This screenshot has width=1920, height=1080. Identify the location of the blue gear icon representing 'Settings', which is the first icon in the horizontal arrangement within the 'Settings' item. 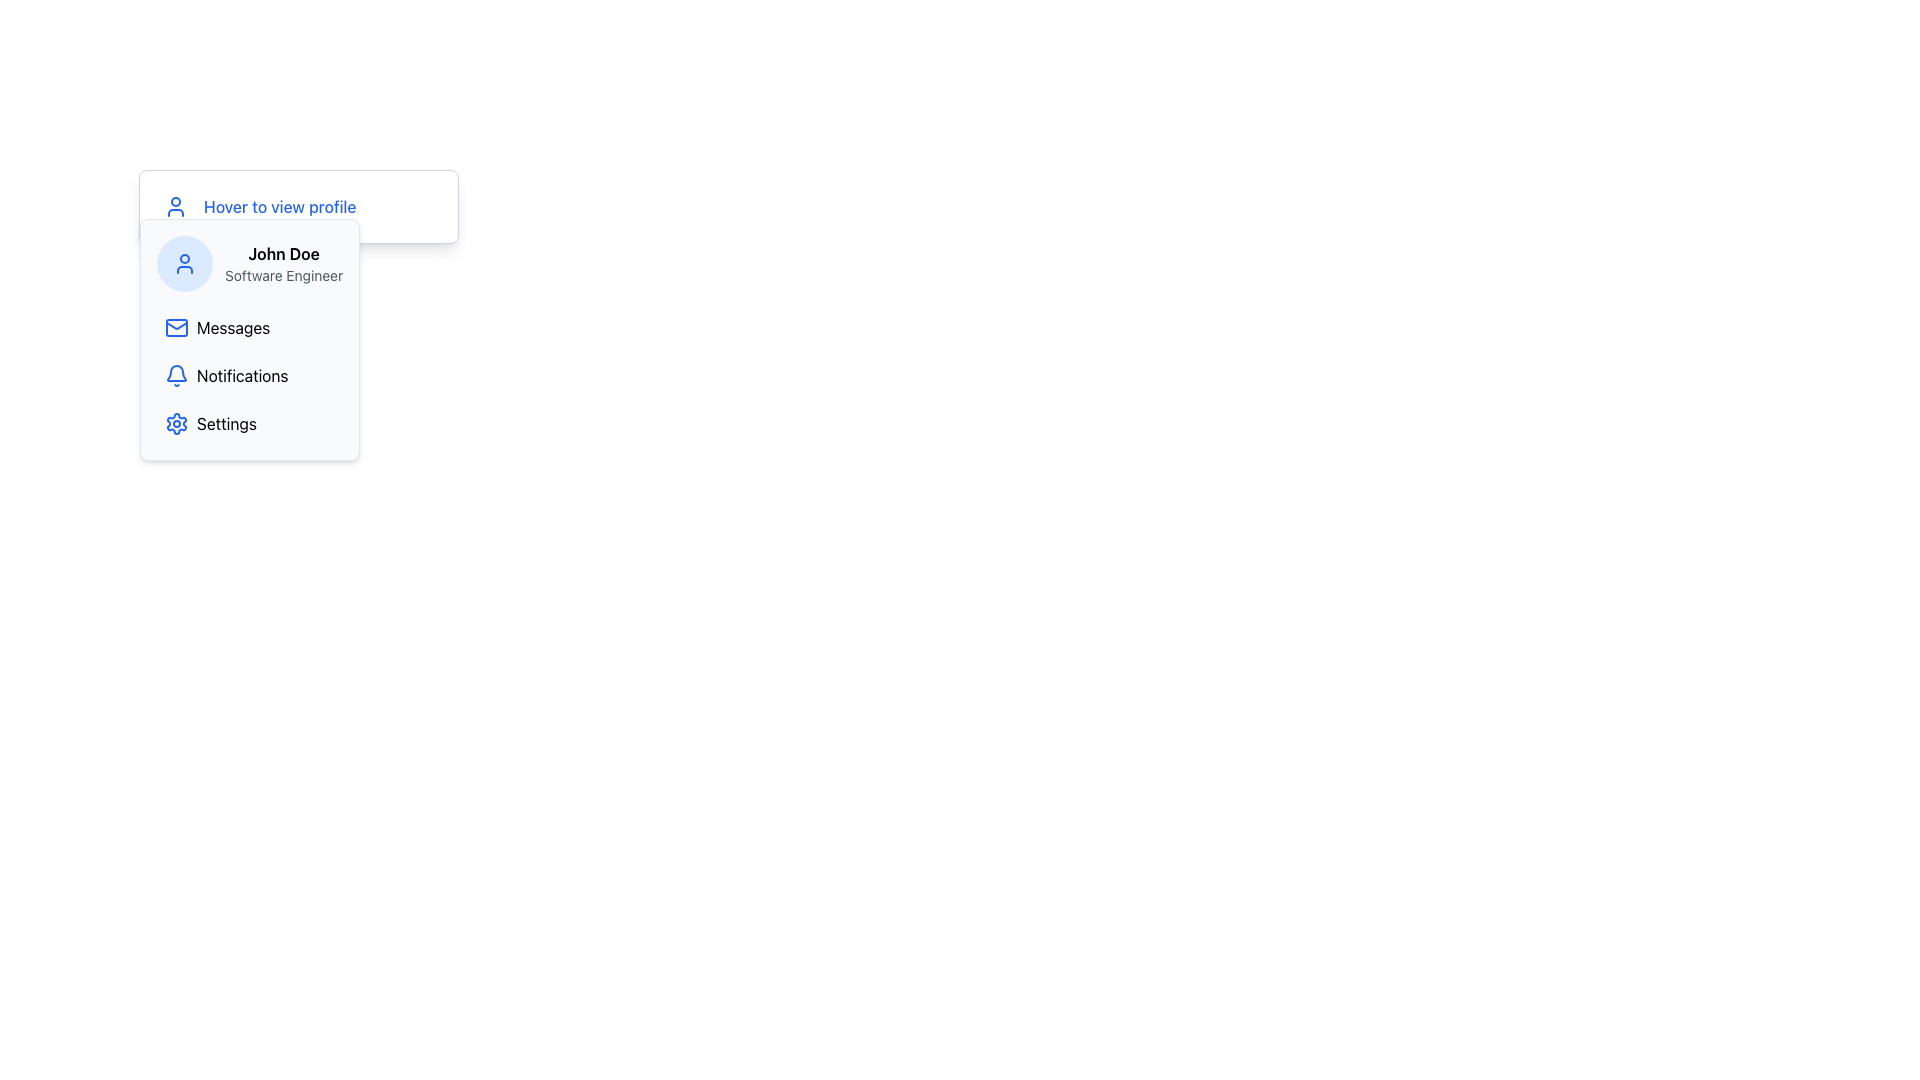
(177, 423).